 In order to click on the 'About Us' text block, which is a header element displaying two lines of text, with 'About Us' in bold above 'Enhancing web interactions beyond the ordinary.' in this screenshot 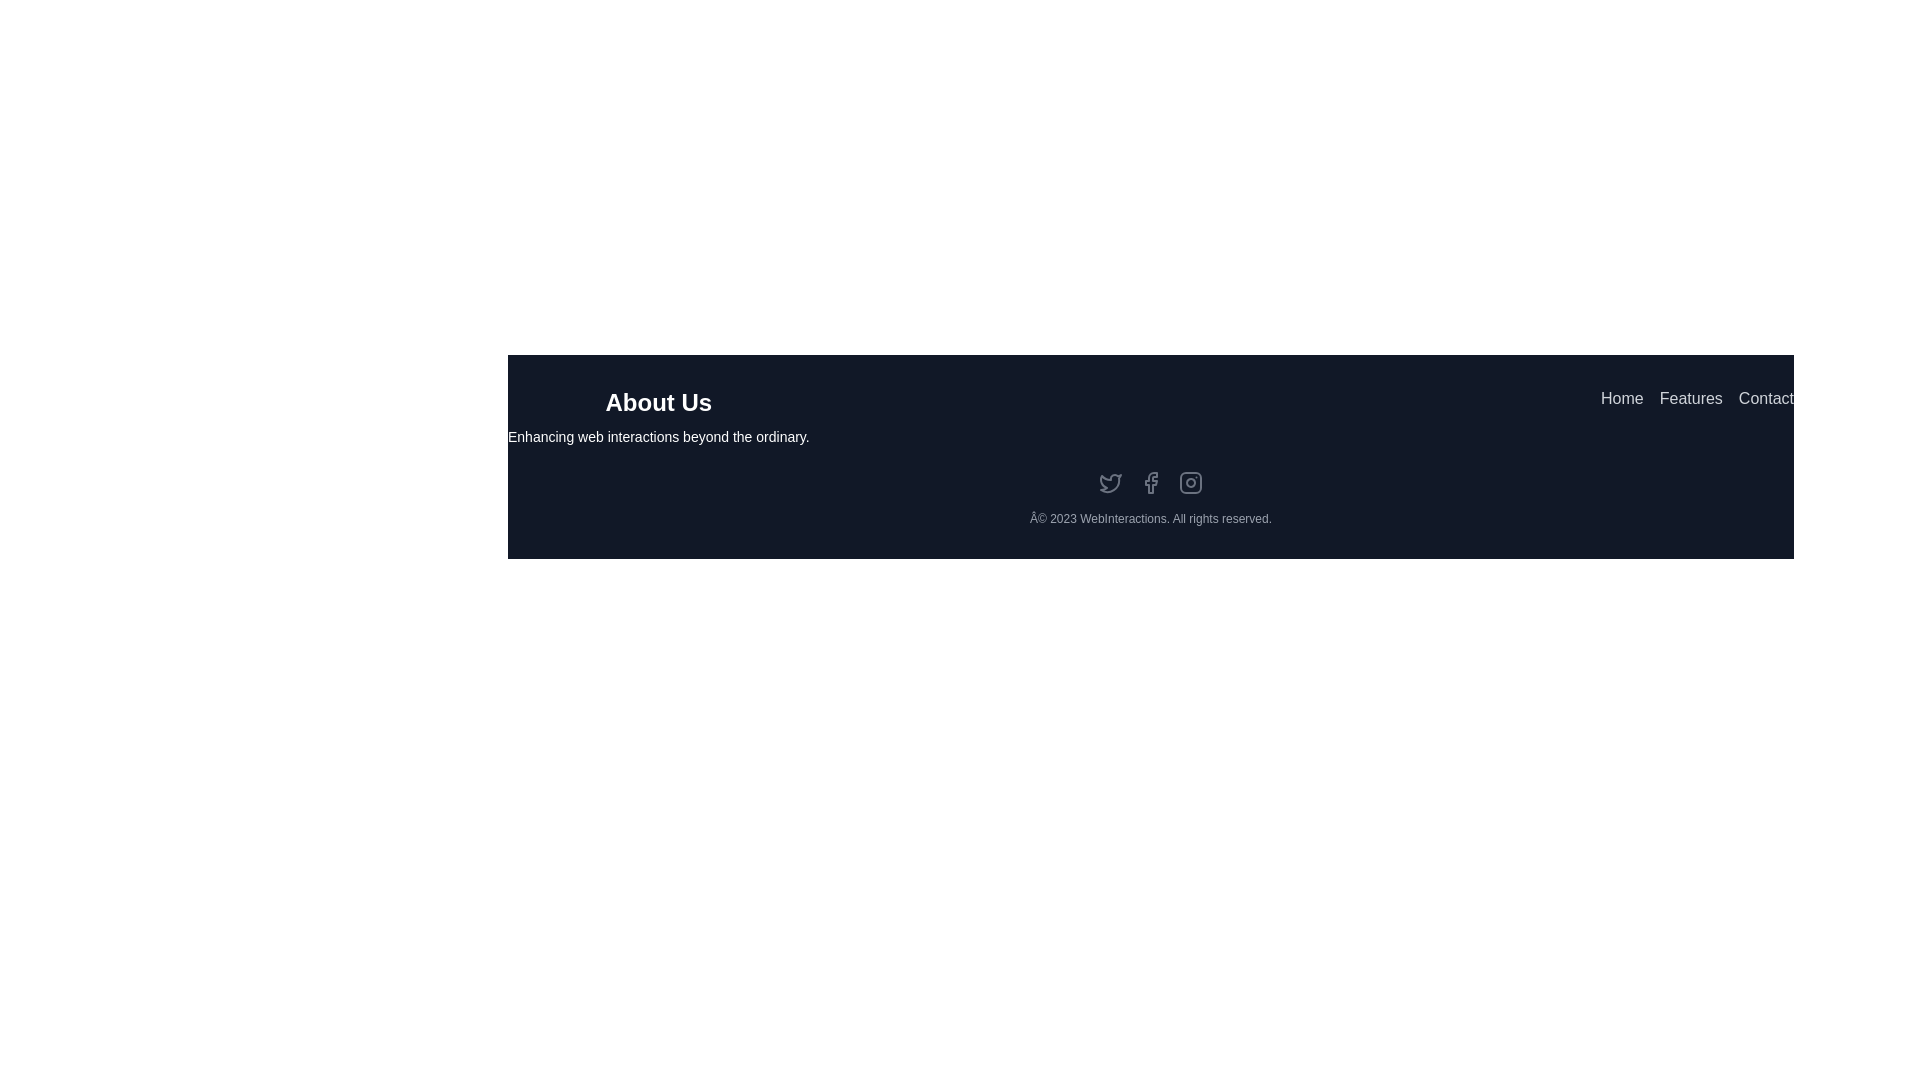, I will do `click(658, 415)`.